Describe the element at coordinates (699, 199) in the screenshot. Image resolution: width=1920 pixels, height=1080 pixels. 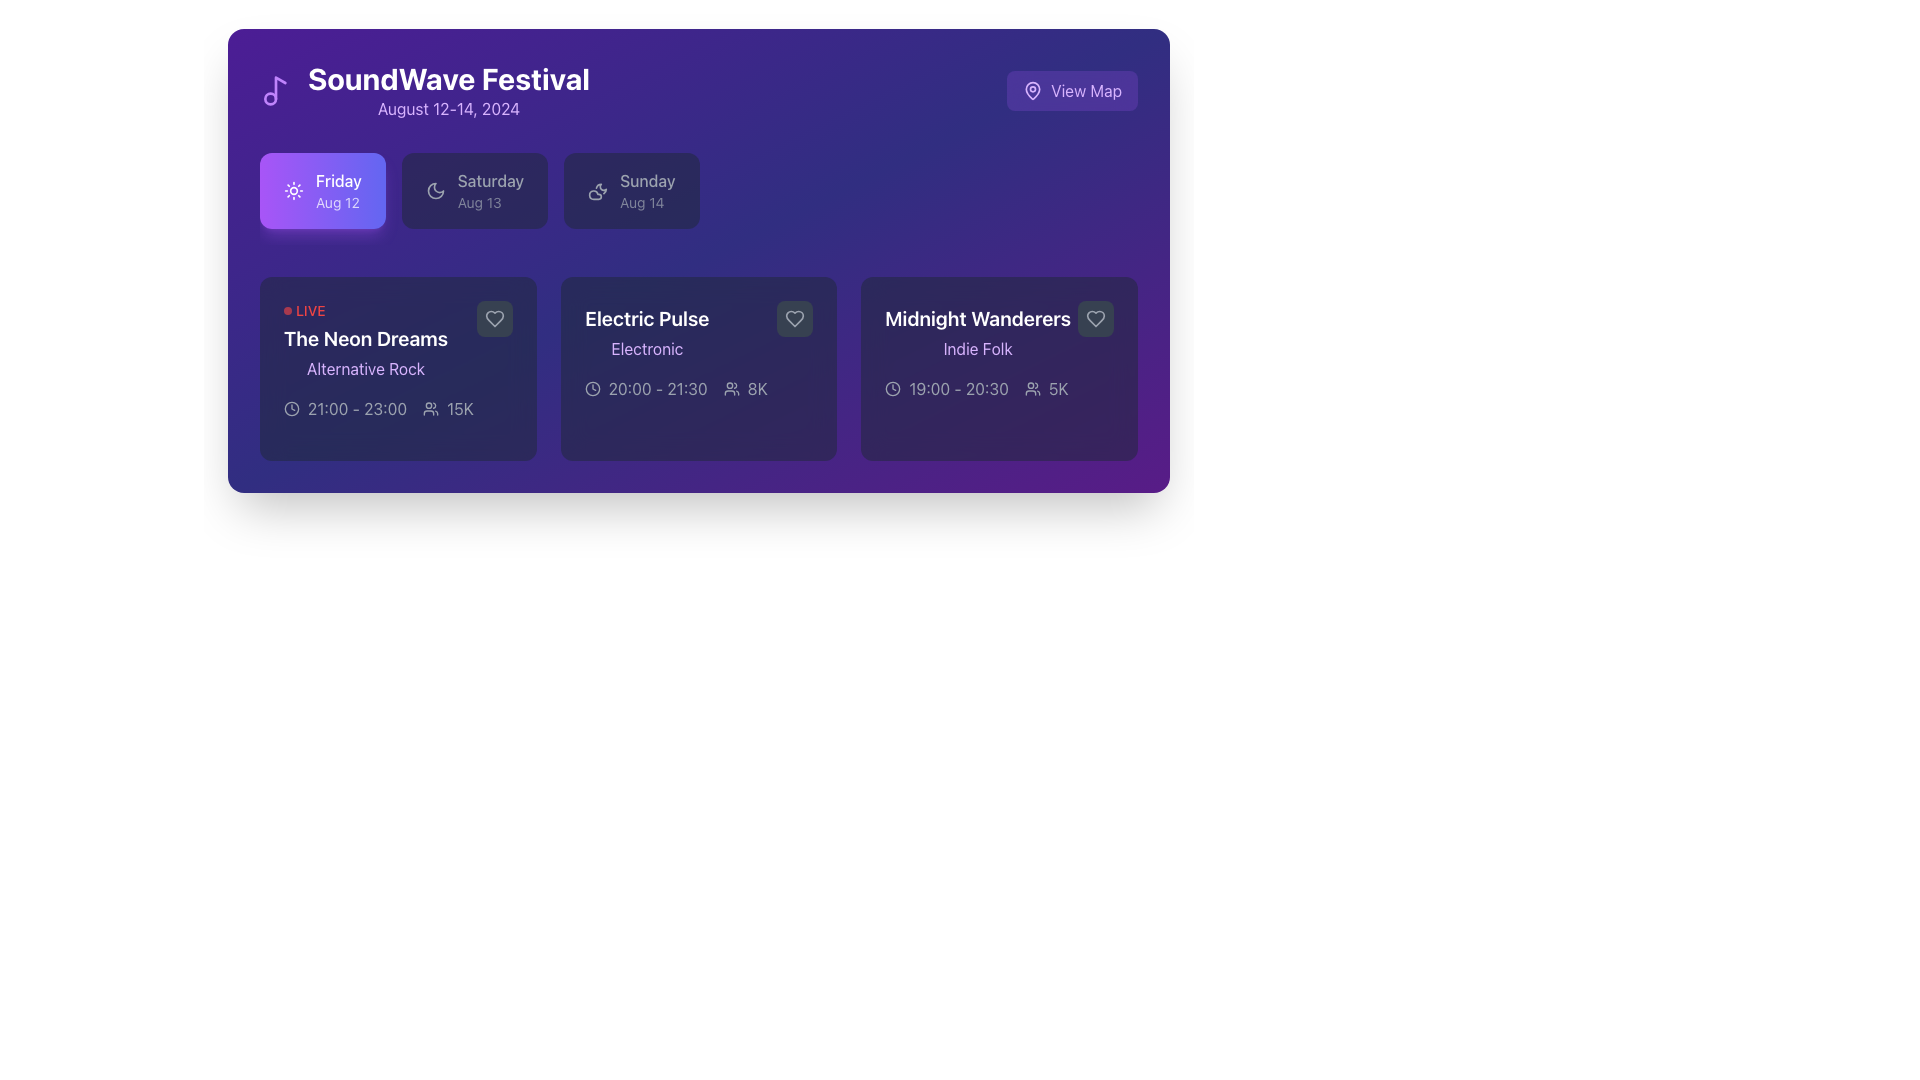
I see `the horizontal tab bar with selectable date items` at that location.